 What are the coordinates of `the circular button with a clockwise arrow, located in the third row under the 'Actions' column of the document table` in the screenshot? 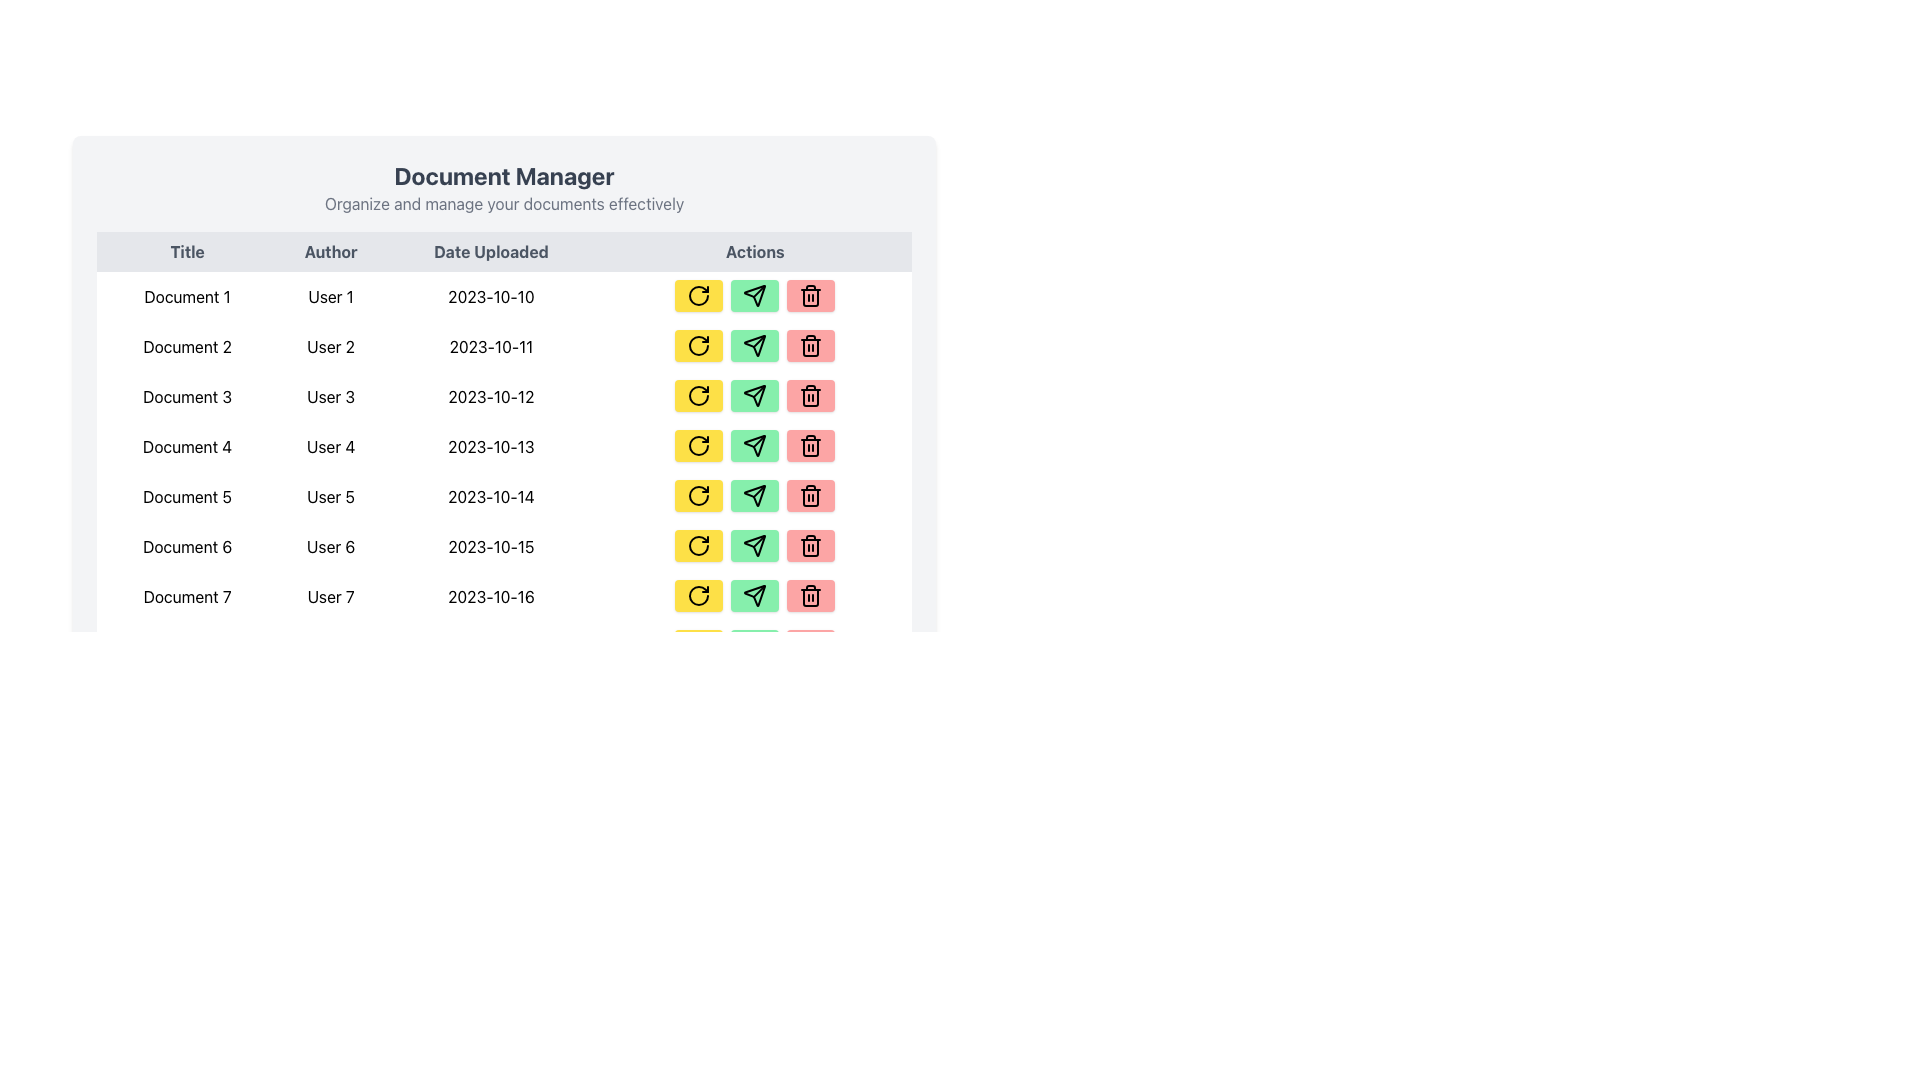 It's located at (699, 396).